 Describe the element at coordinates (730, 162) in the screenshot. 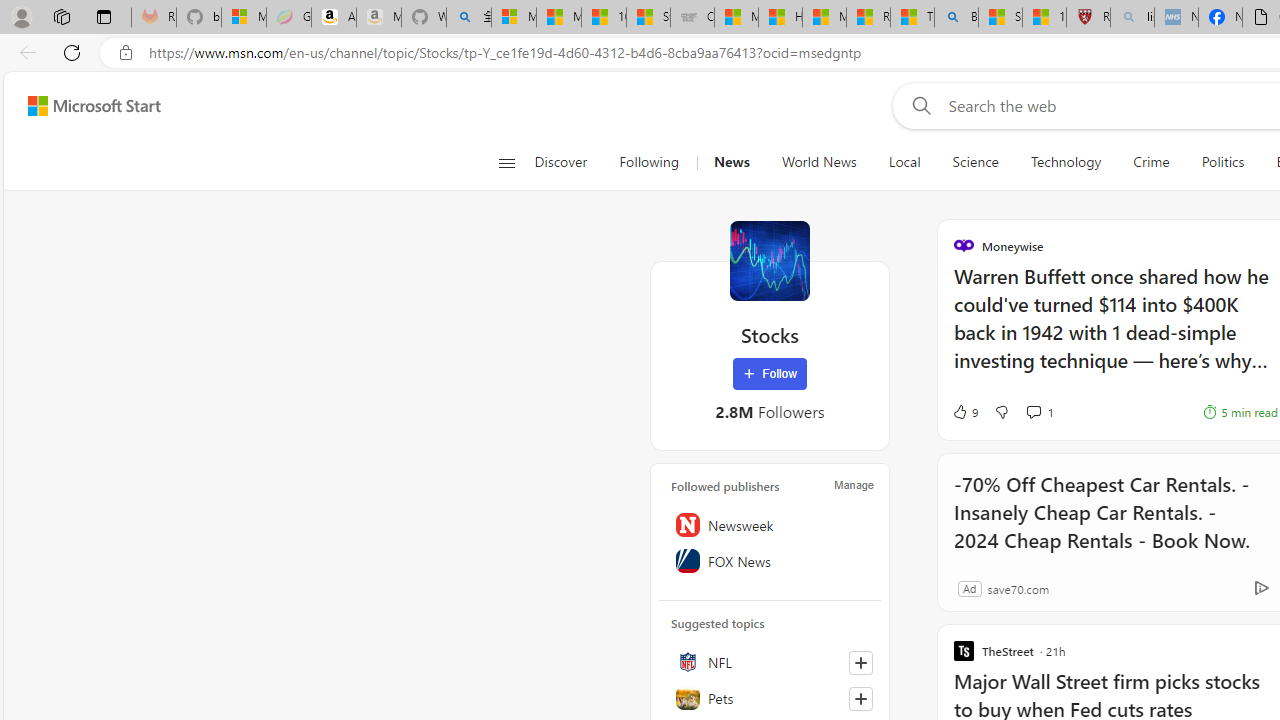

I see `'News'` at that location.